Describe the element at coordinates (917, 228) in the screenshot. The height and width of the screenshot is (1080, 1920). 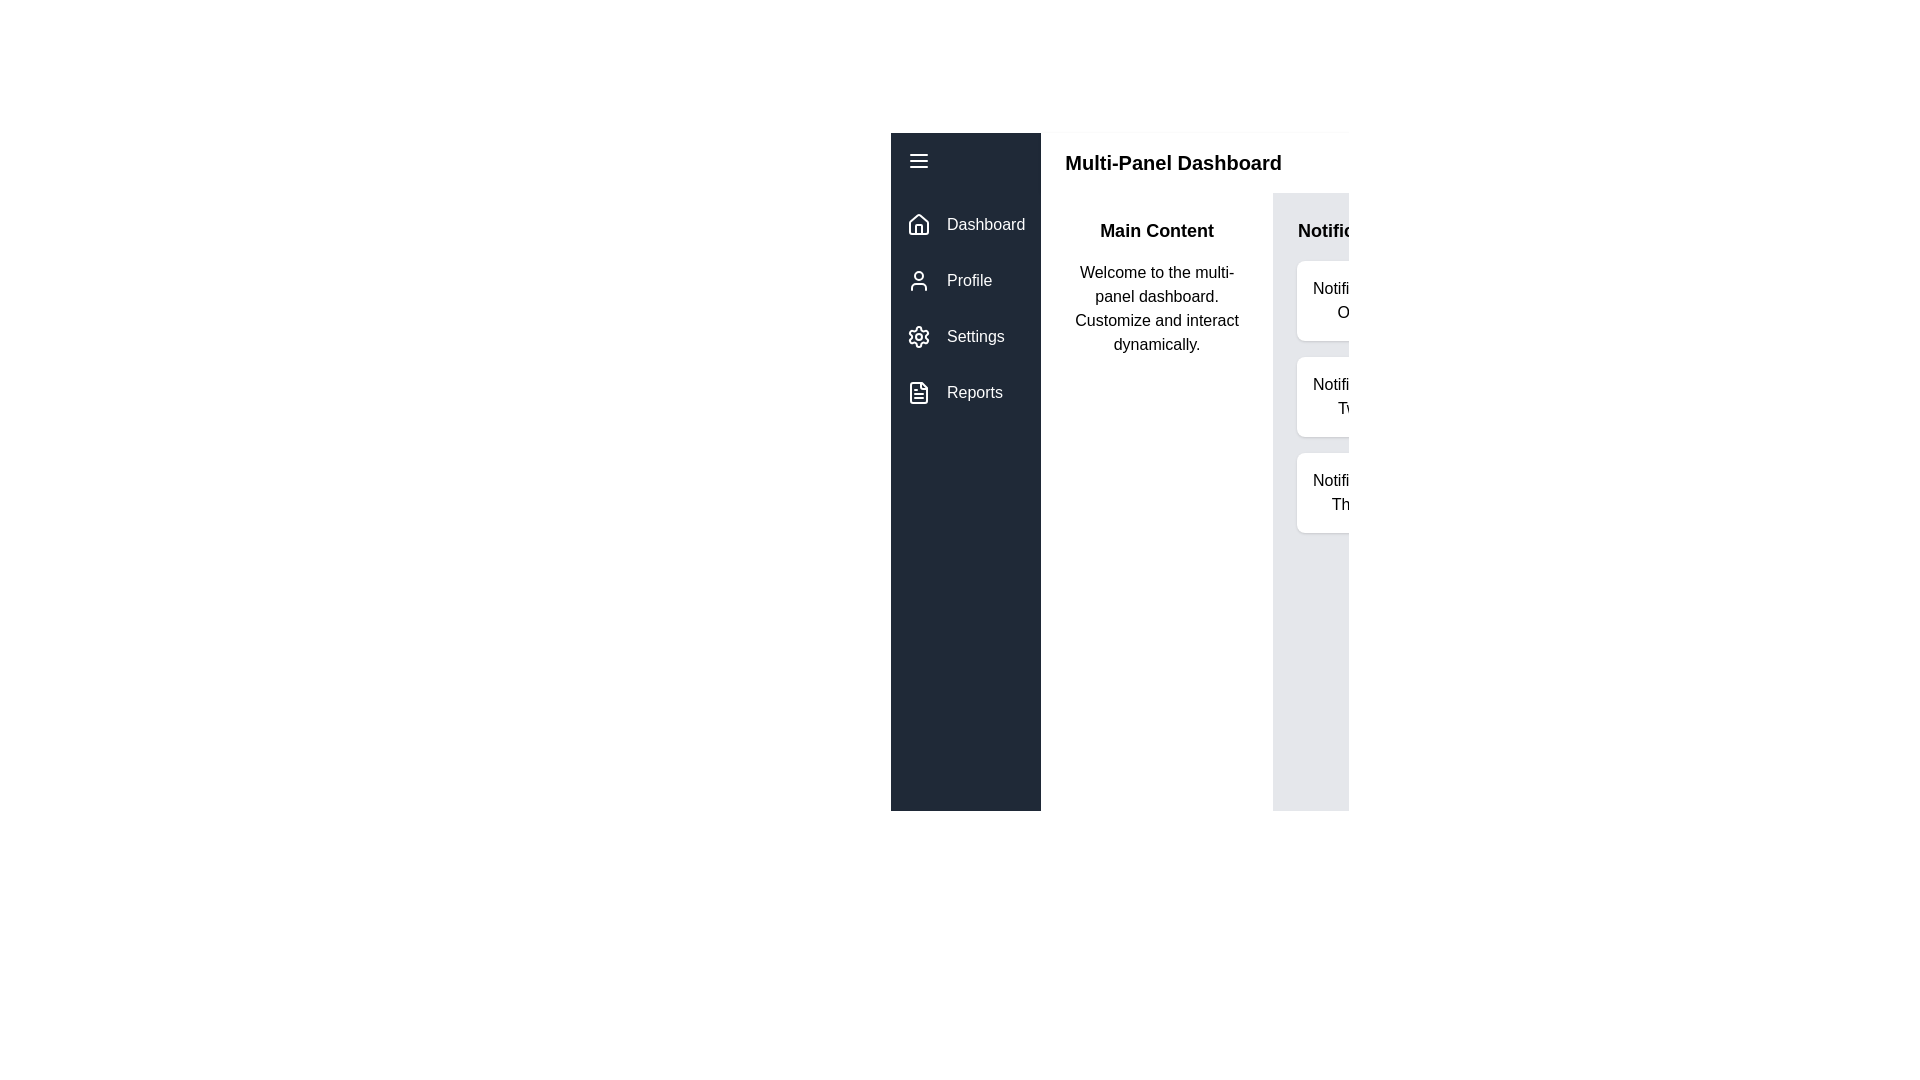
I see `the decorative graphical element of the house icon, which is centrally positioned near the lower half, likely symbolizing a doorway` at that location.